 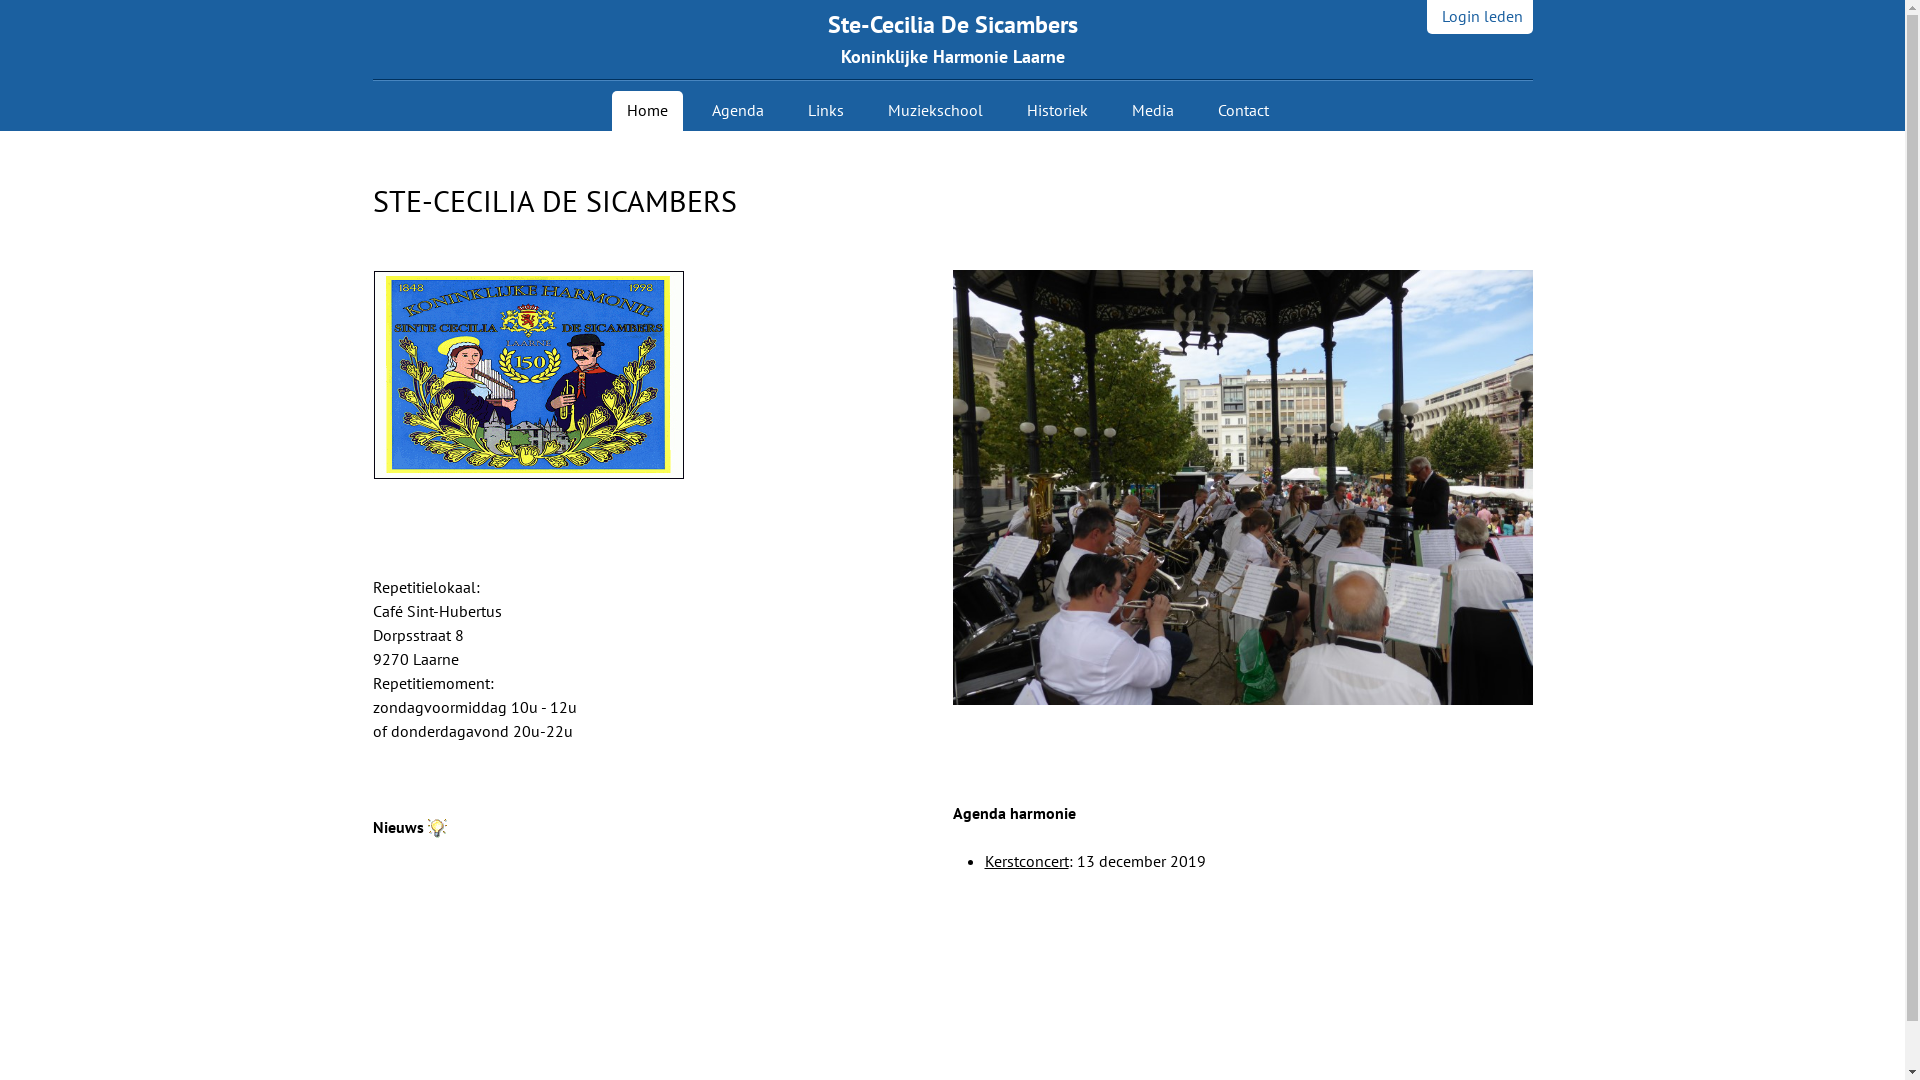 What do you see at coordinates (647, 111) in the screenshot?
I see `'Home'` at bounding box center [647, 111].